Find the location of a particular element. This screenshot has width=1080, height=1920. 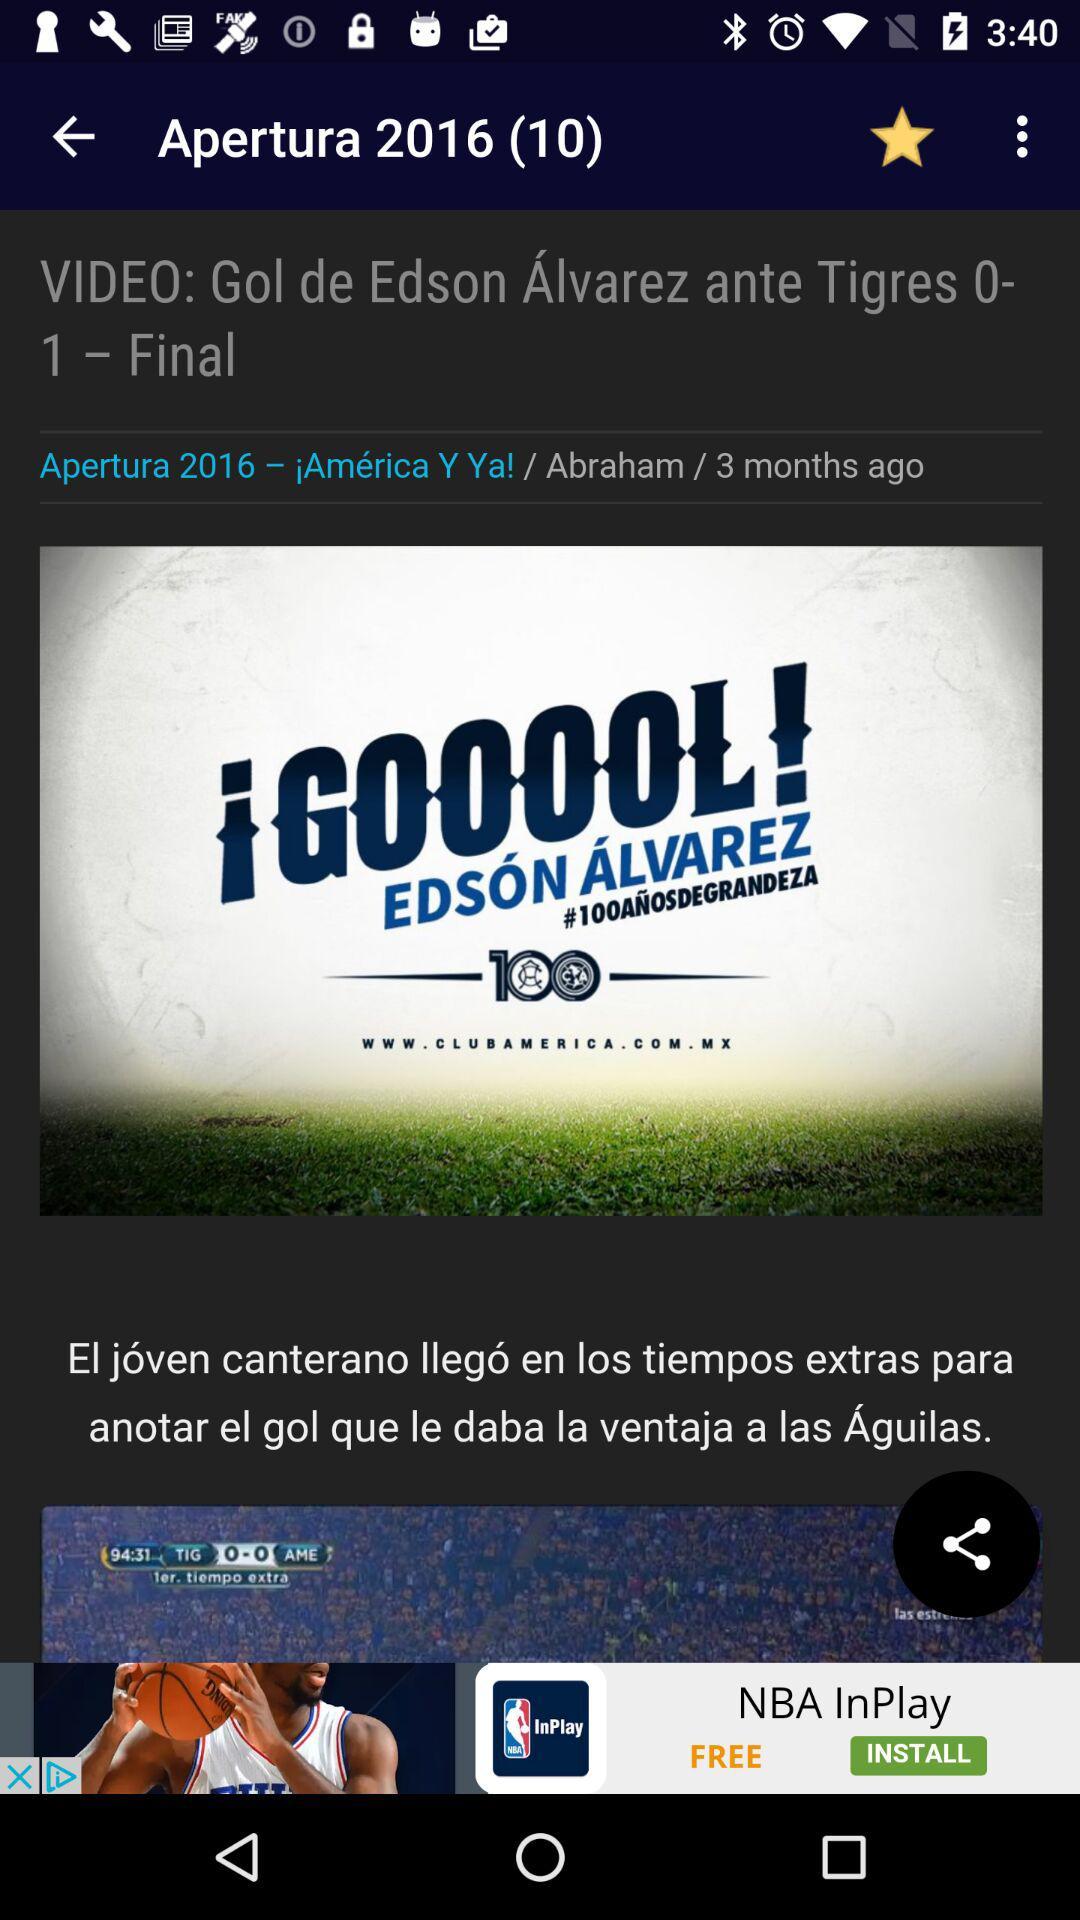

advertisement is located at coordinates (540, 1727).